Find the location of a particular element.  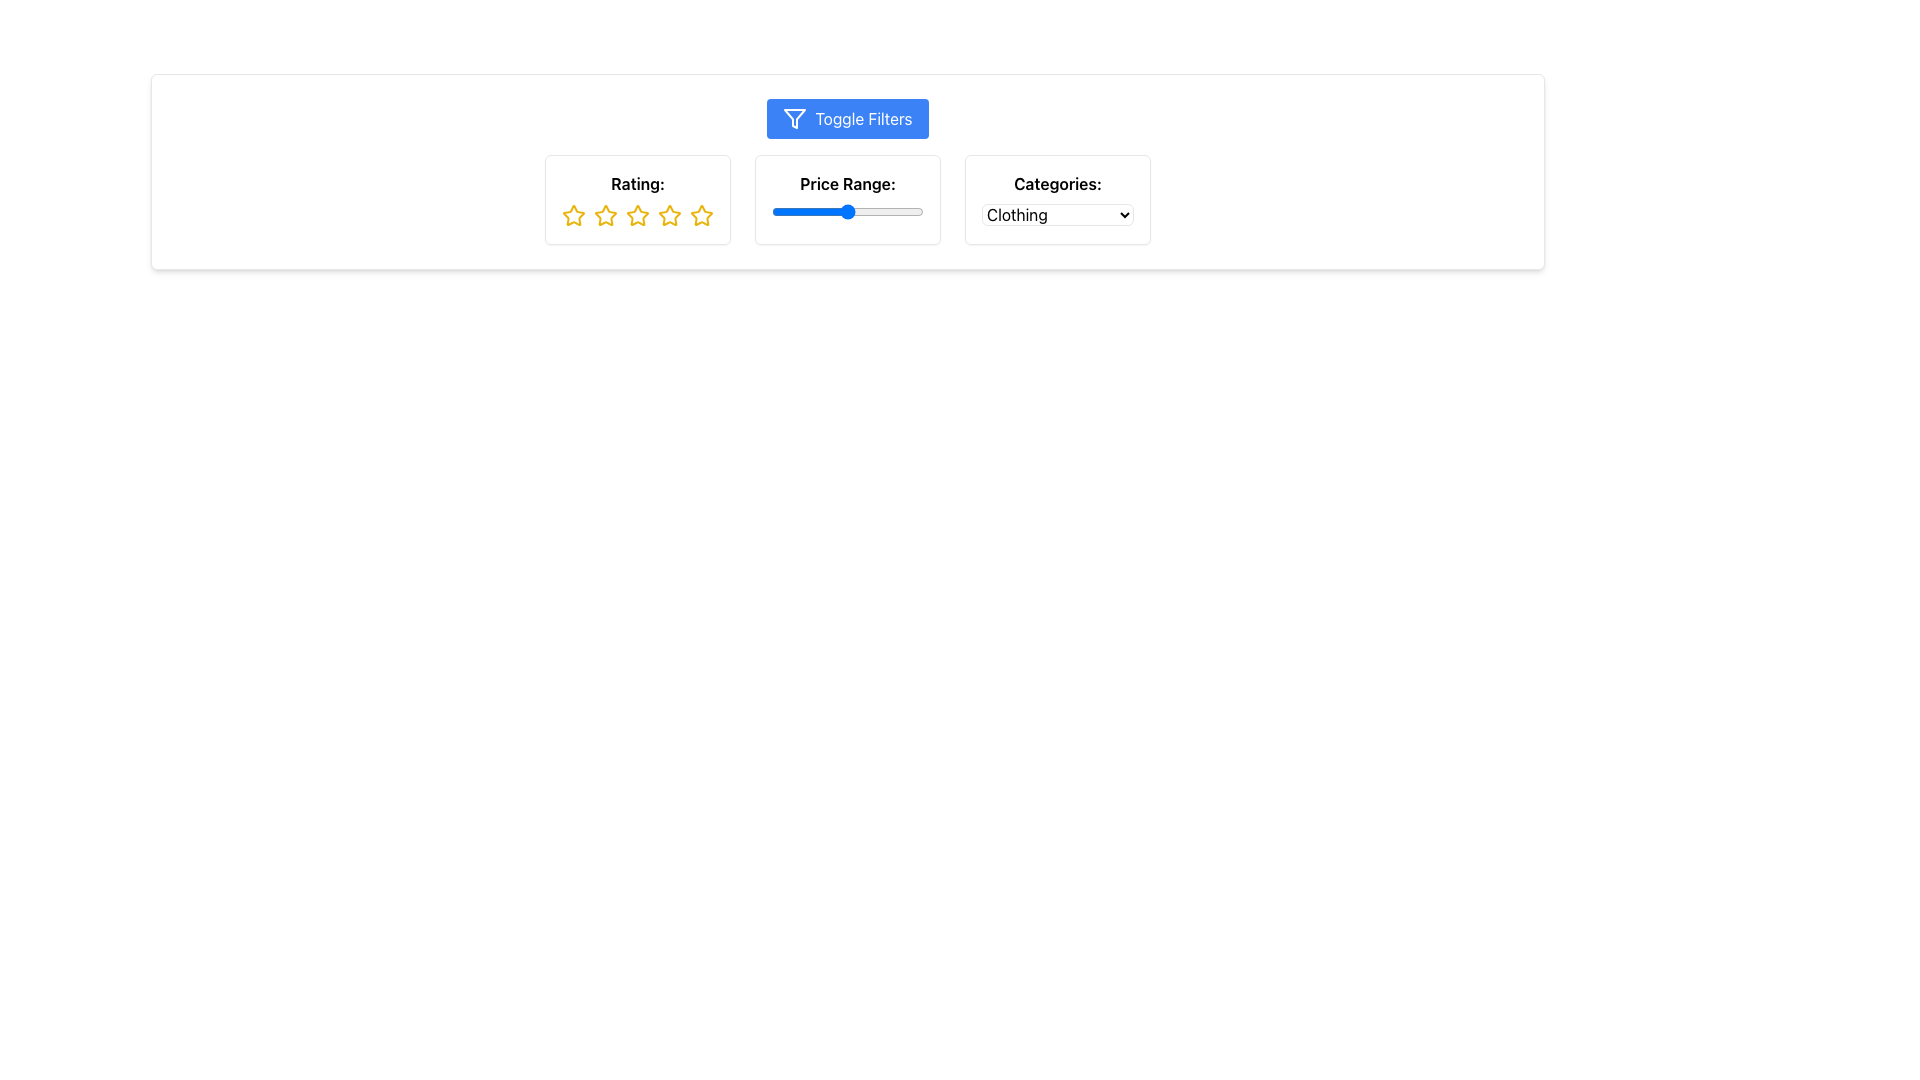

one of the stars in the interactive rating widget located in the upper left quadrant of the interface is located at coordinates (637, 200).